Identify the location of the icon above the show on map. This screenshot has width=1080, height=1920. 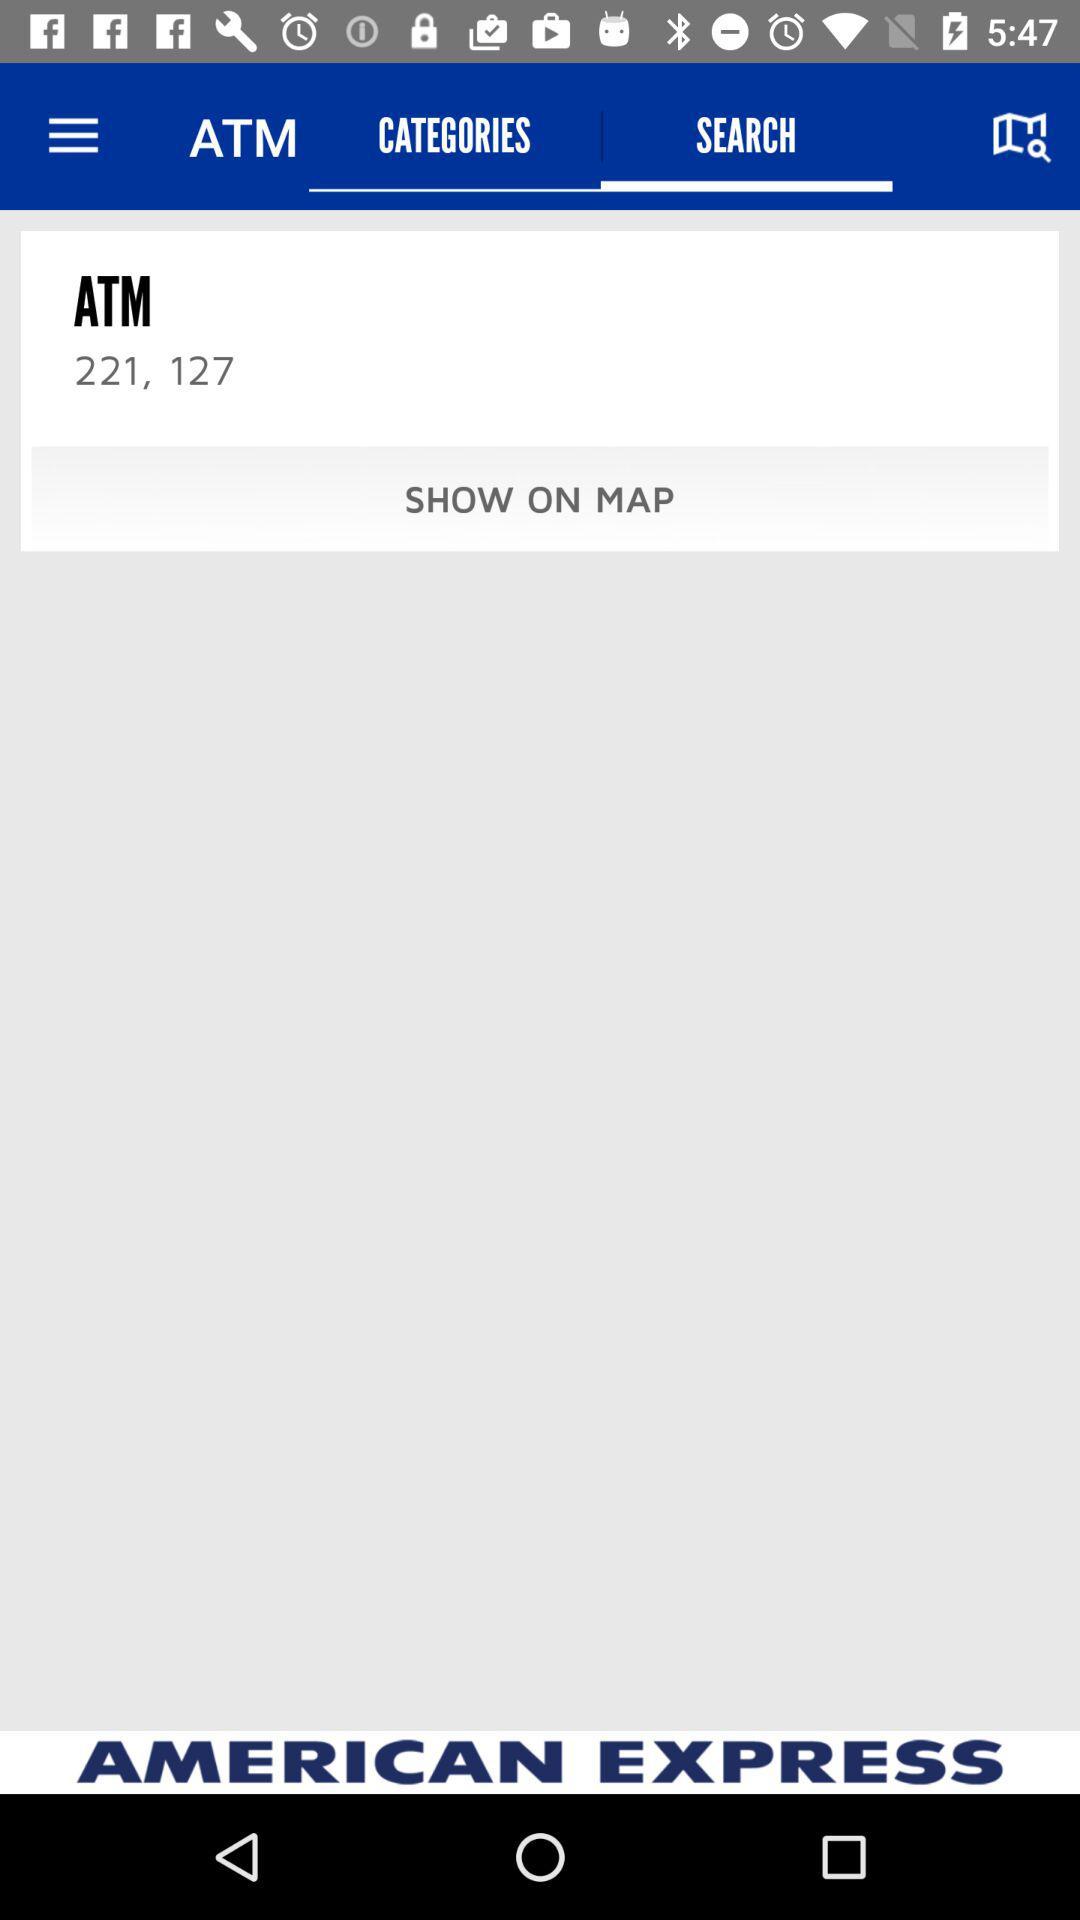
(746, 135).